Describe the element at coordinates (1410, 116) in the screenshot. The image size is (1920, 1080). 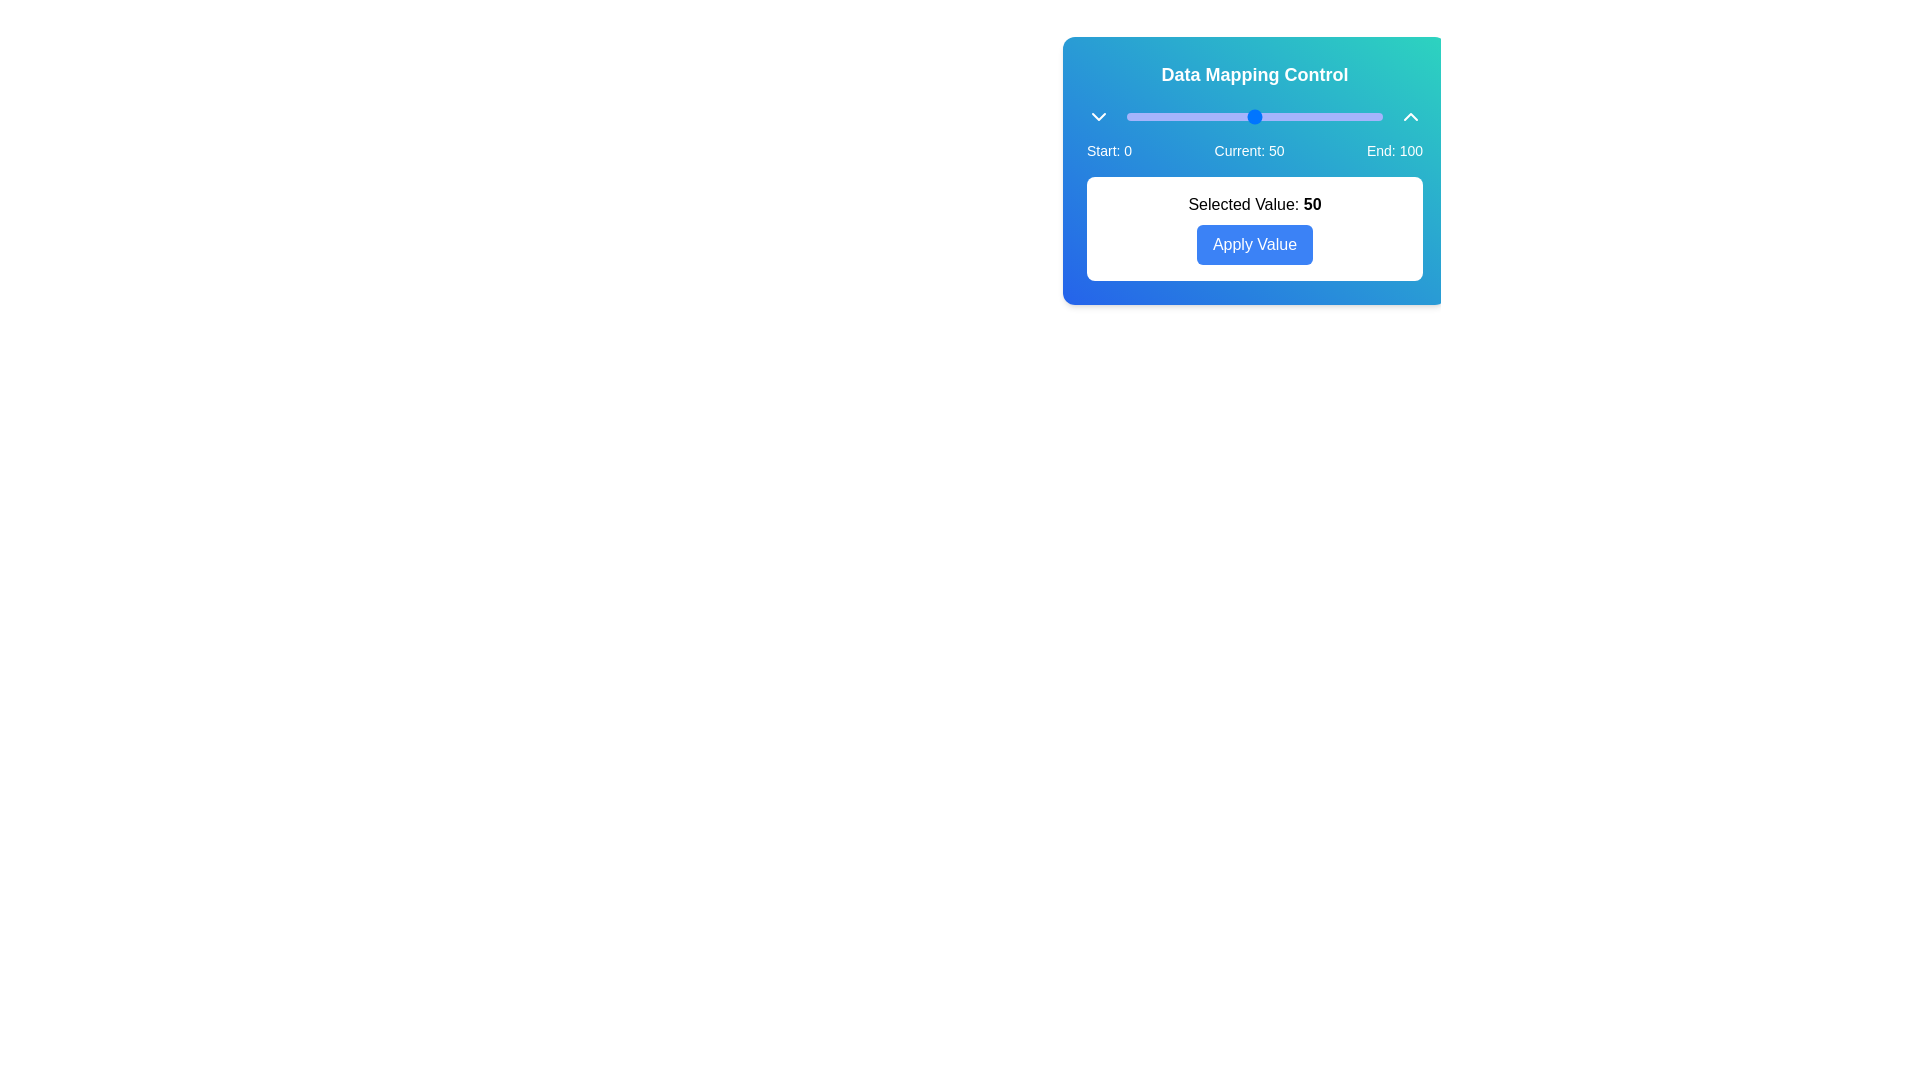
I see `the upward navigation icon located at the top-right of the application's main interface` at that location.